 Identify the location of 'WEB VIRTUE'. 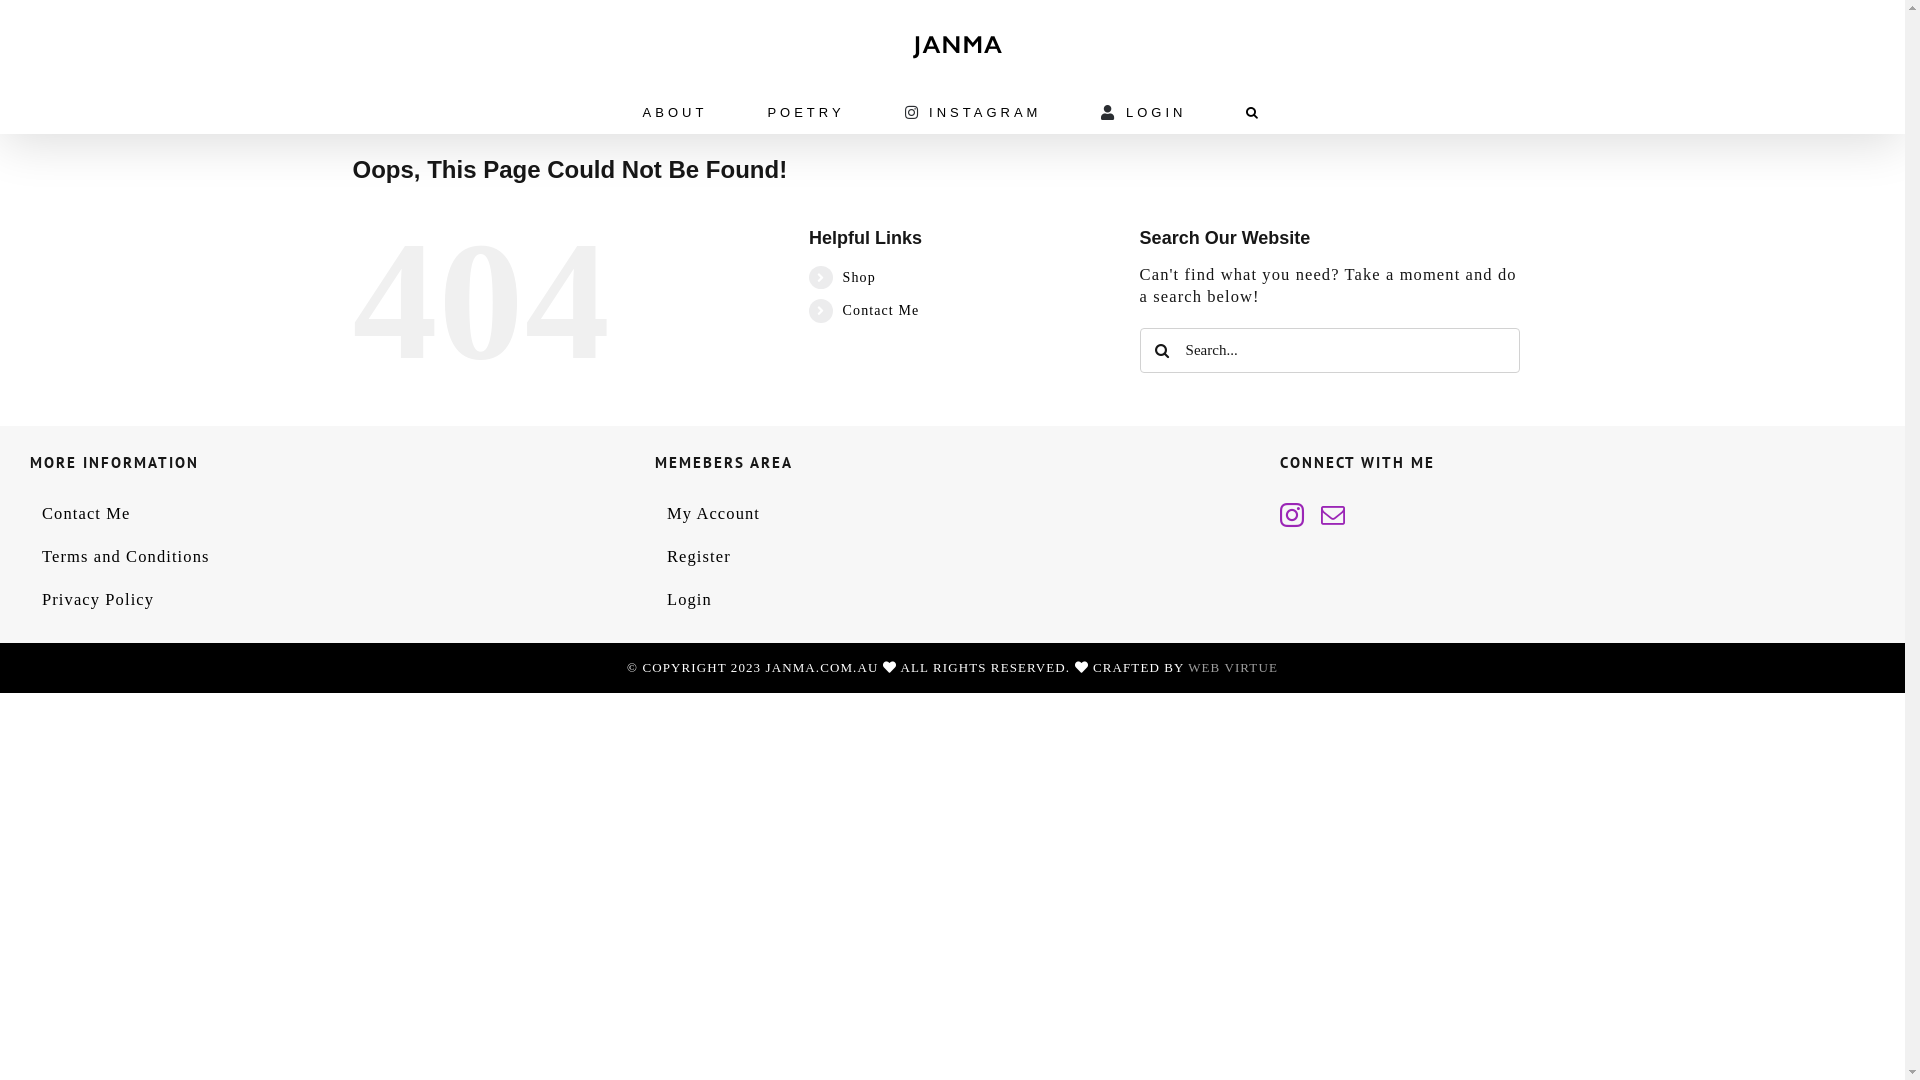
(1232, 667).